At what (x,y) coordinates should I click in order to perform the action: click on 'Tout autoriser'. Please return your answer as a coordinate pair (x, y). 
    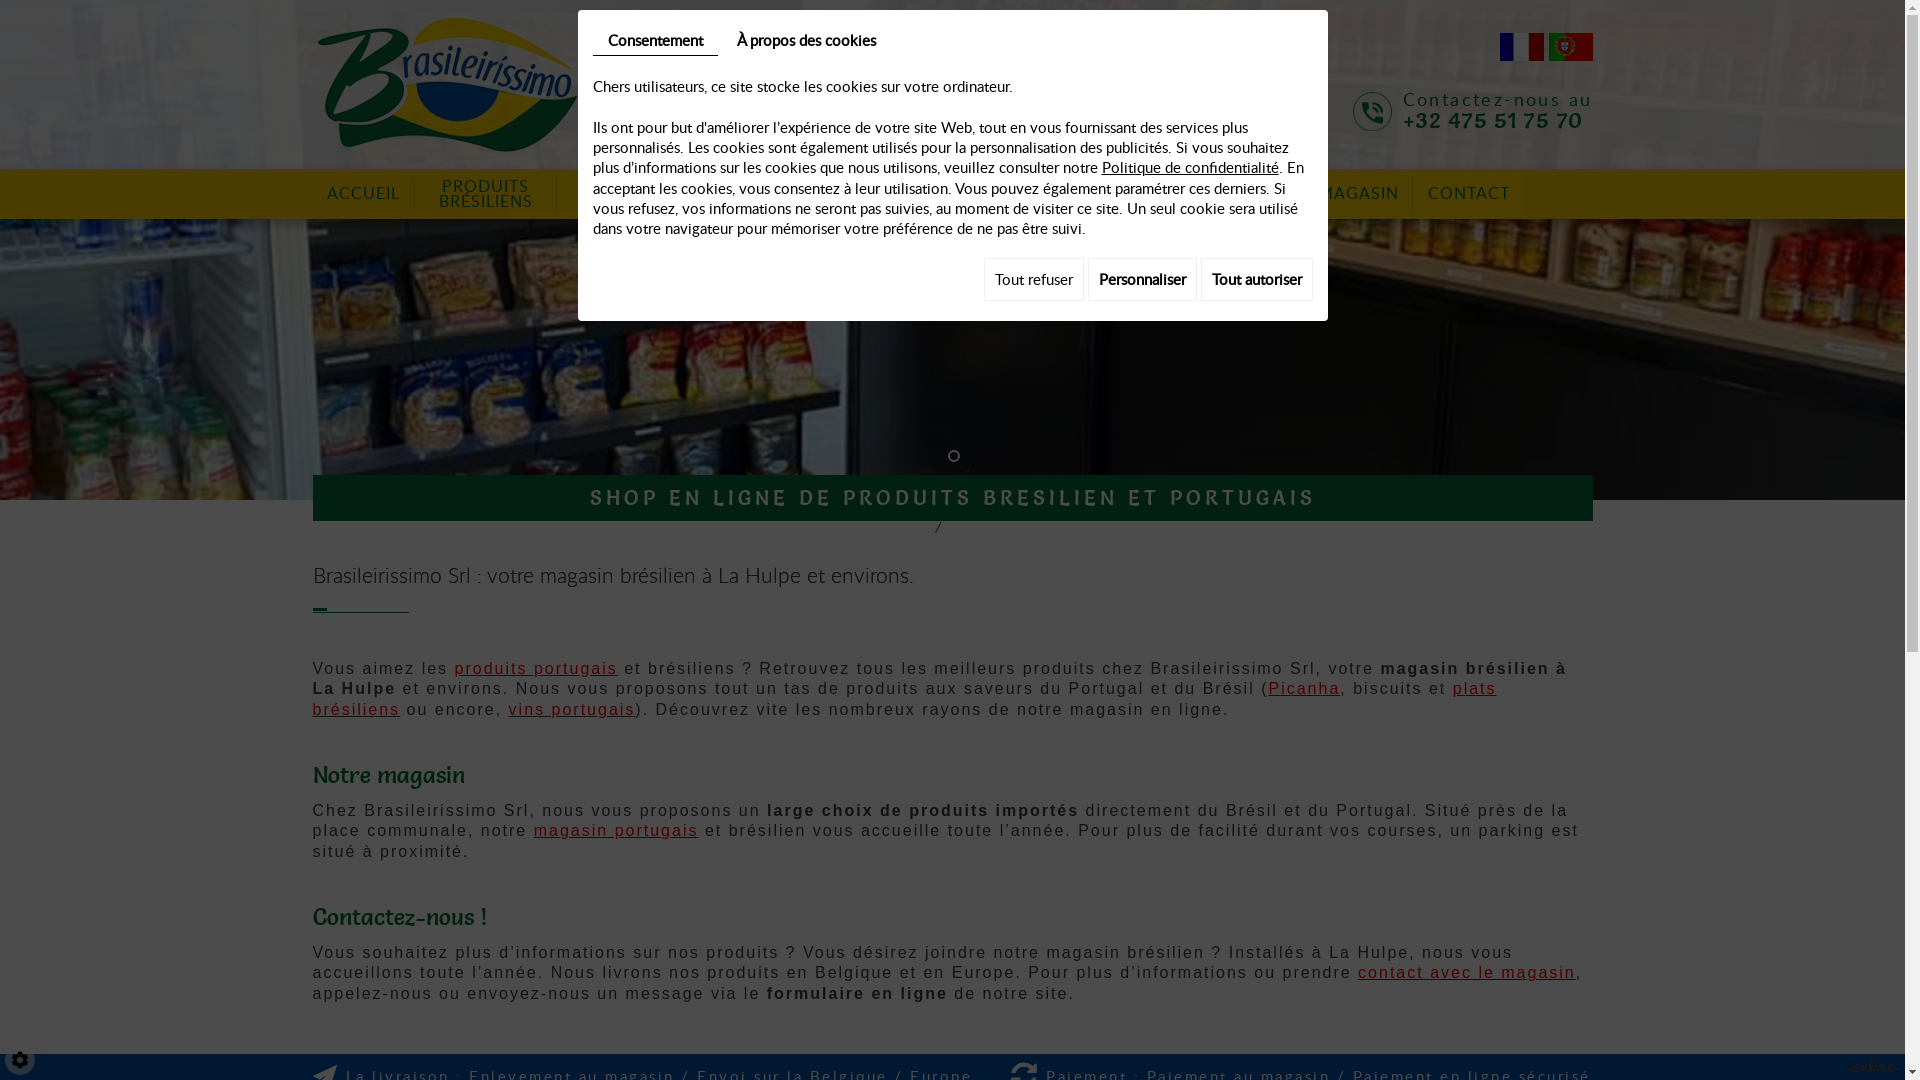
    Looking at the image, I should click on (1255, 278).